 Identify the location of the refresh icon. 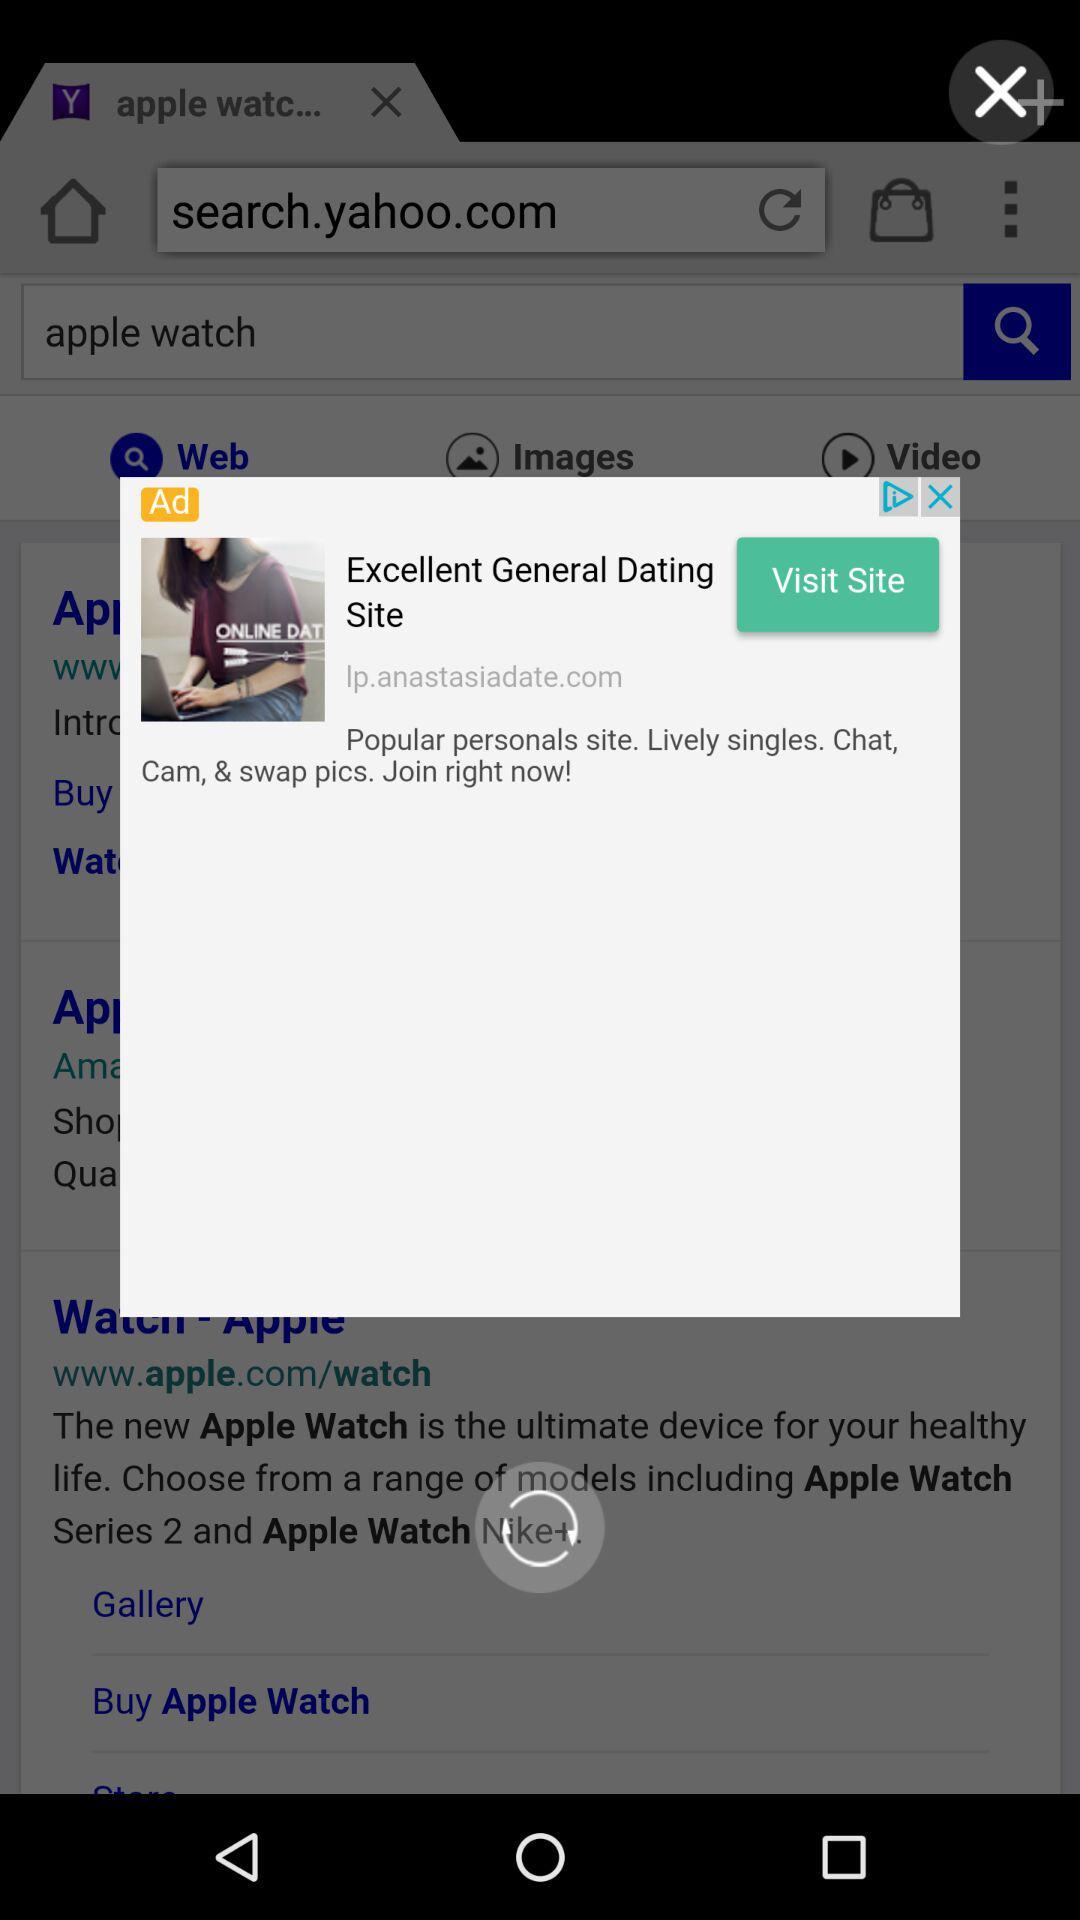
(538, 1634).